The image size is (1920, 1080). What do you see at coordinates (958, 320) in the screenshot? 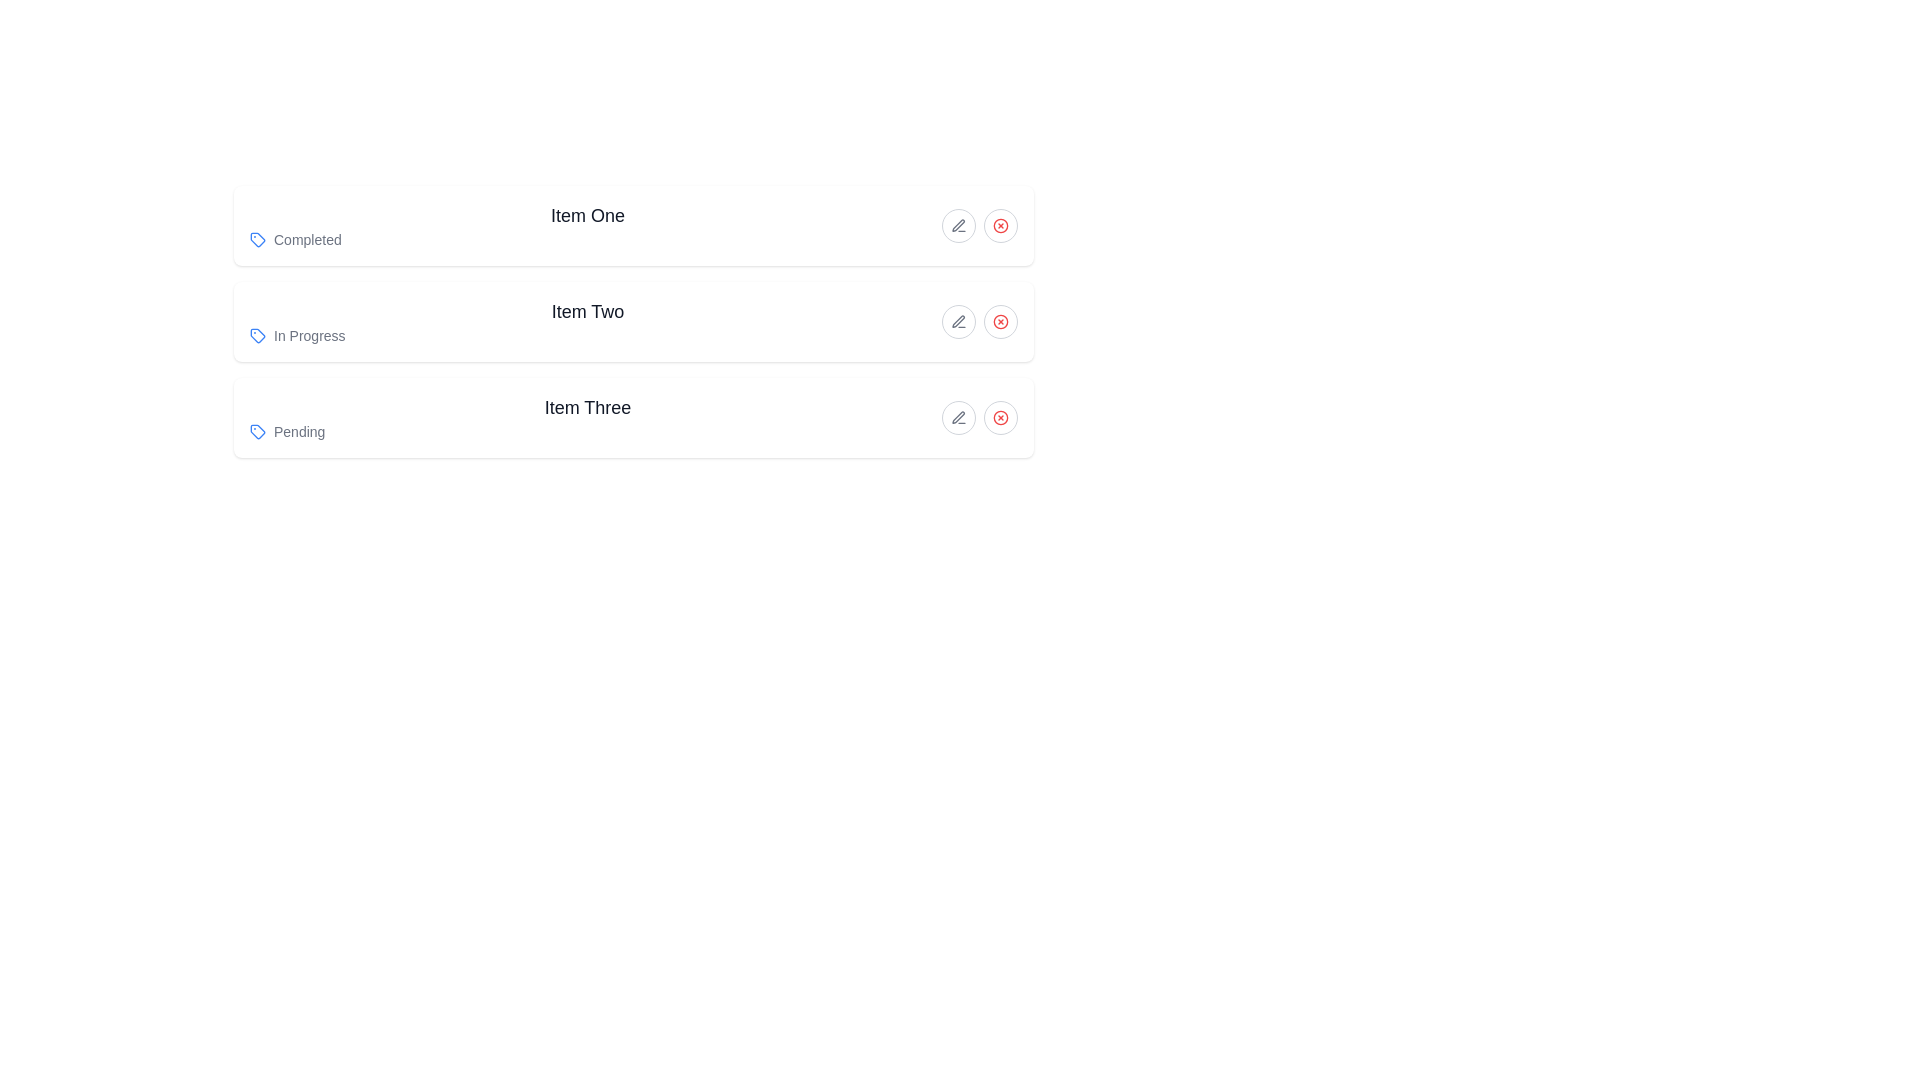
I see `the edit icon resembling a pen located within a button` at bounding box center [958, 320].